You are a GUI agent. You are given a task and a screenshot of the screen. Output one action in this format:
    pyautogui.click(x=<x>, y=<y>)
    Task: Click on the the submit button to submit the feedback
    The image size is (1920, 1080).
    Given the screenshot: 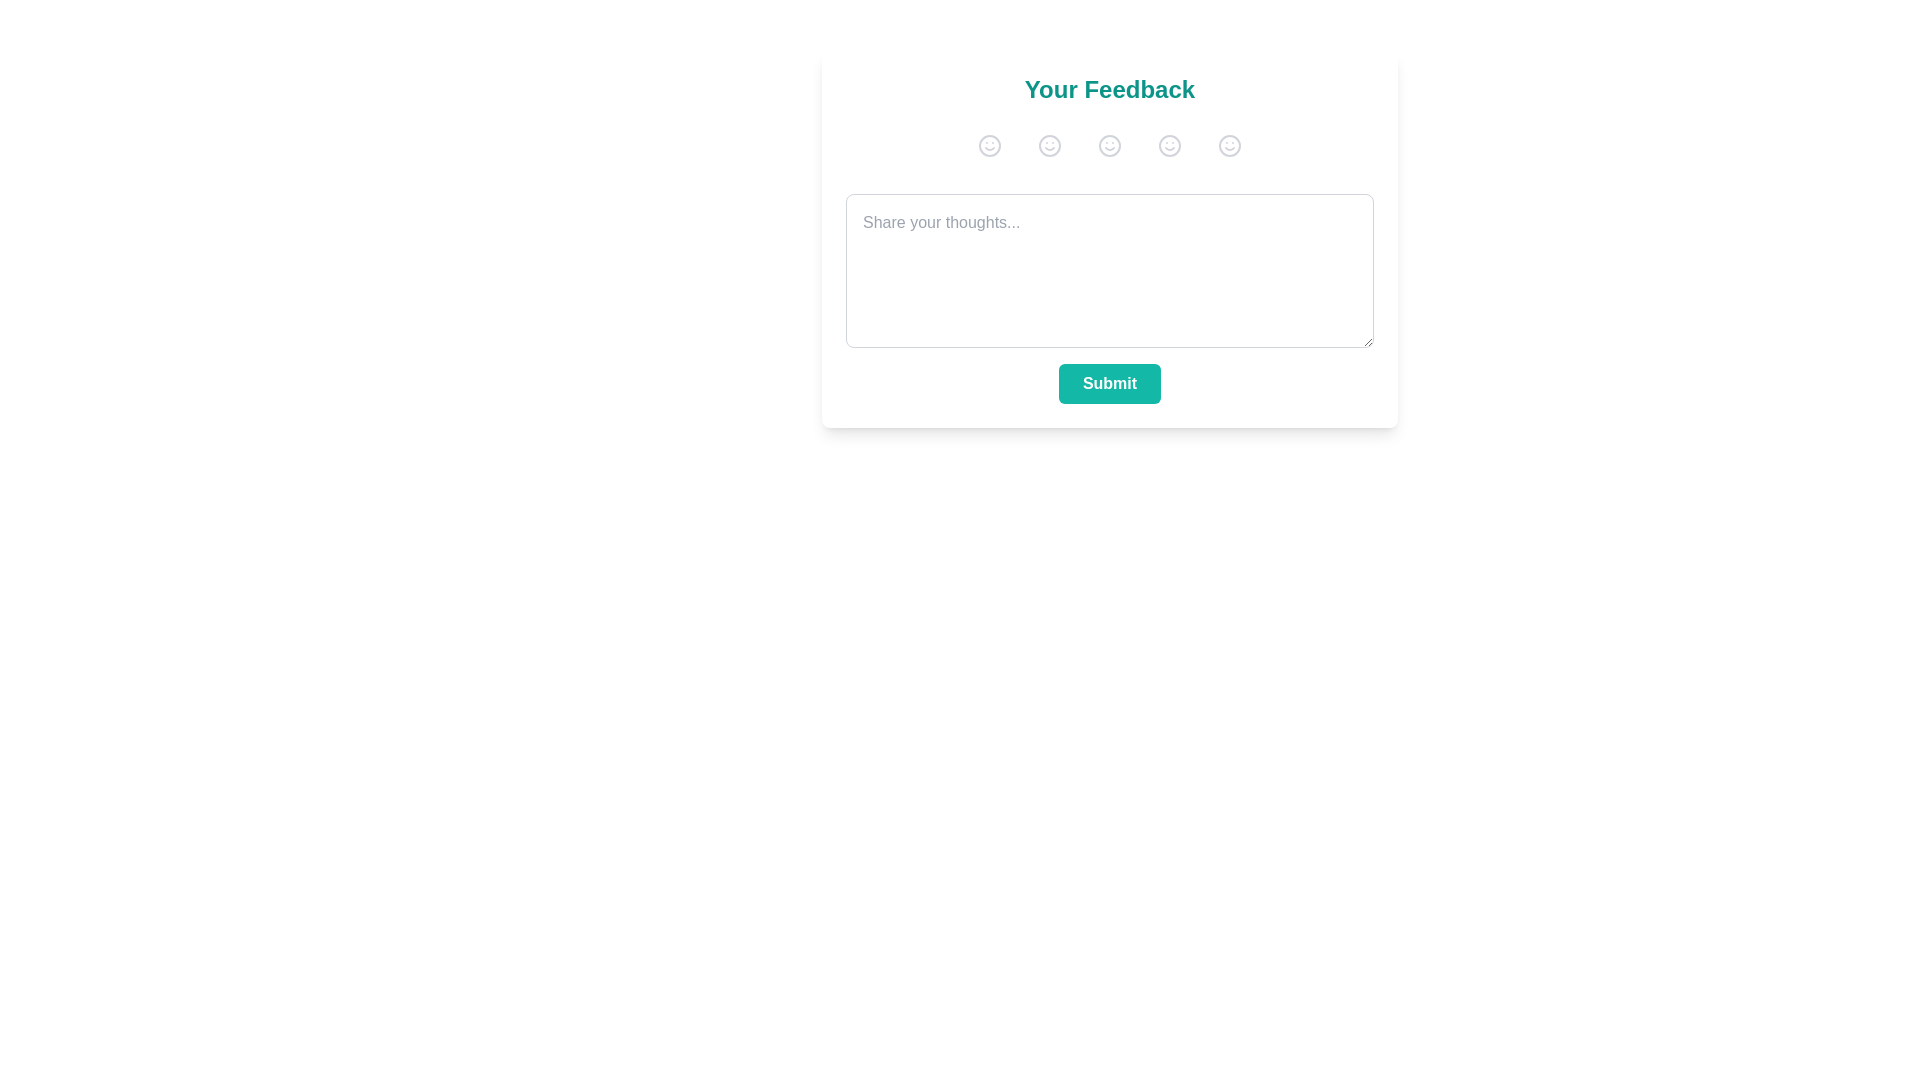 What is the action you would take?
    pyautogui.click(x=1108, y=384)
    